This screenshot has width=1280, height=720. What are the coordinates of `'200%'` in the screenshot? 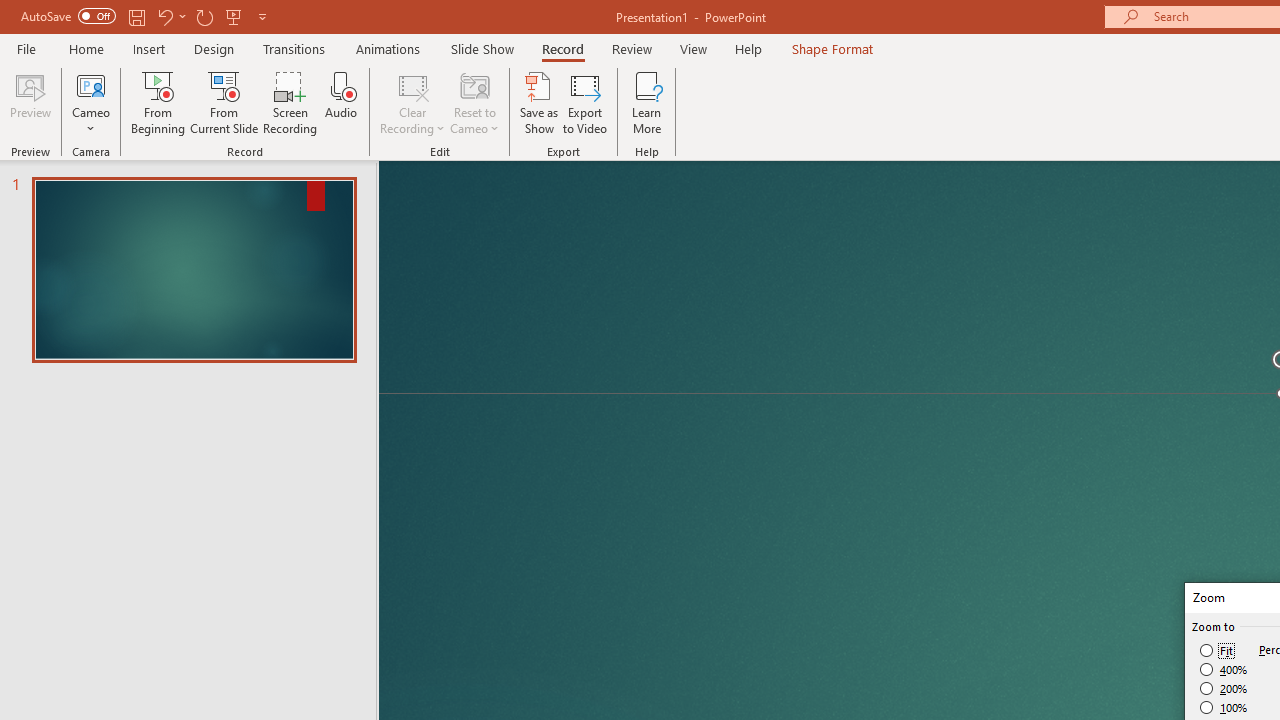 It's located at (1223, 688).